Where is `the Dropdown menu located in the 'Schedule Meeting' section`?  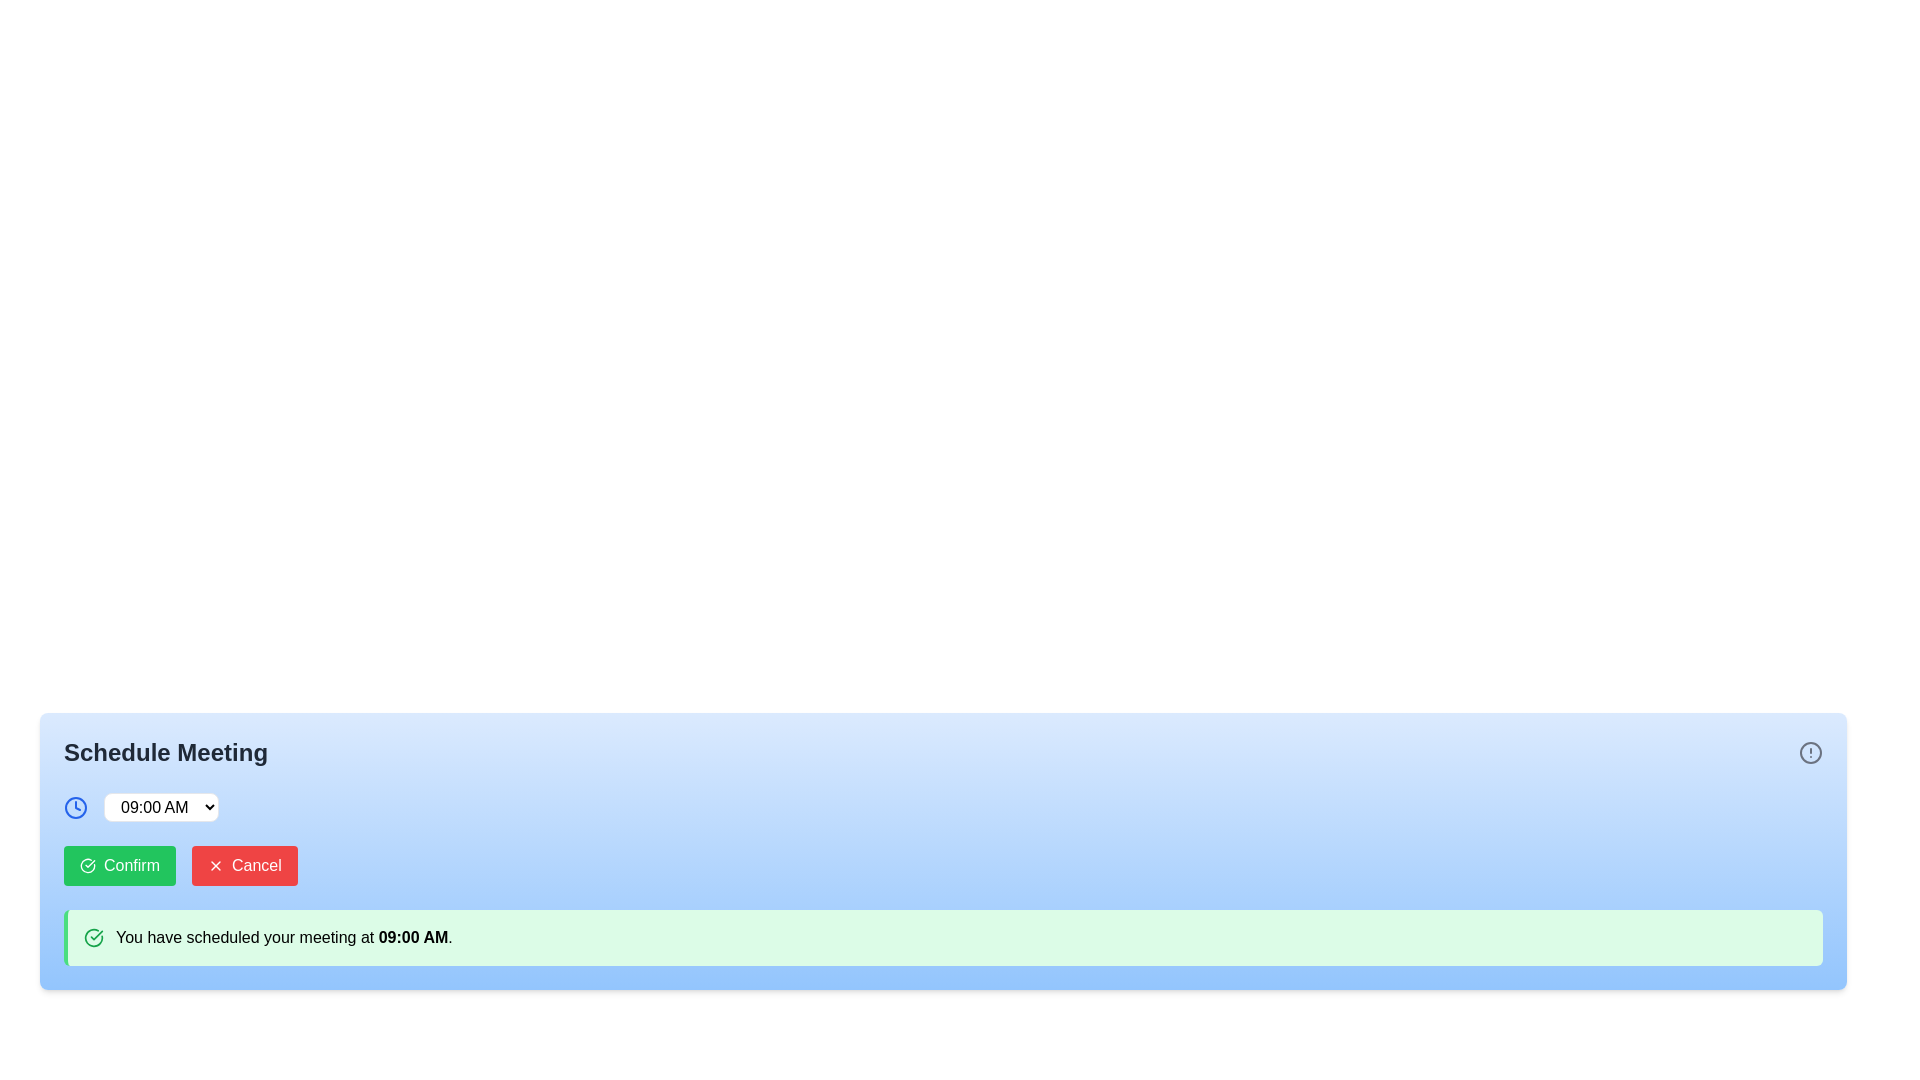
the Dropdown menu located in the 'Schedule Meeting' section is located at coordinates (161, 806).